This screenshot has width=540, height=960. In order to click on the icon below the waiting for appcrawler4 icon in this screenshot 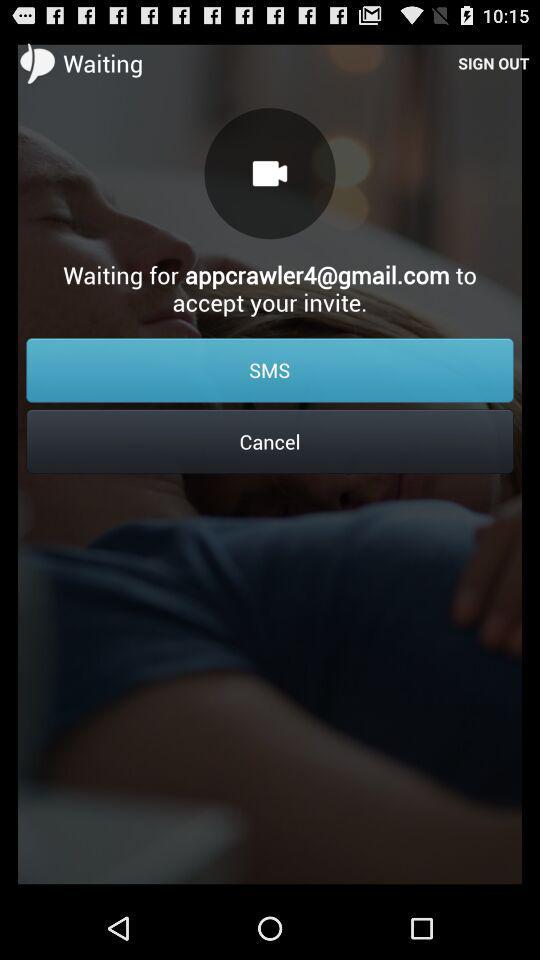, I will do `click(270, 369)`.